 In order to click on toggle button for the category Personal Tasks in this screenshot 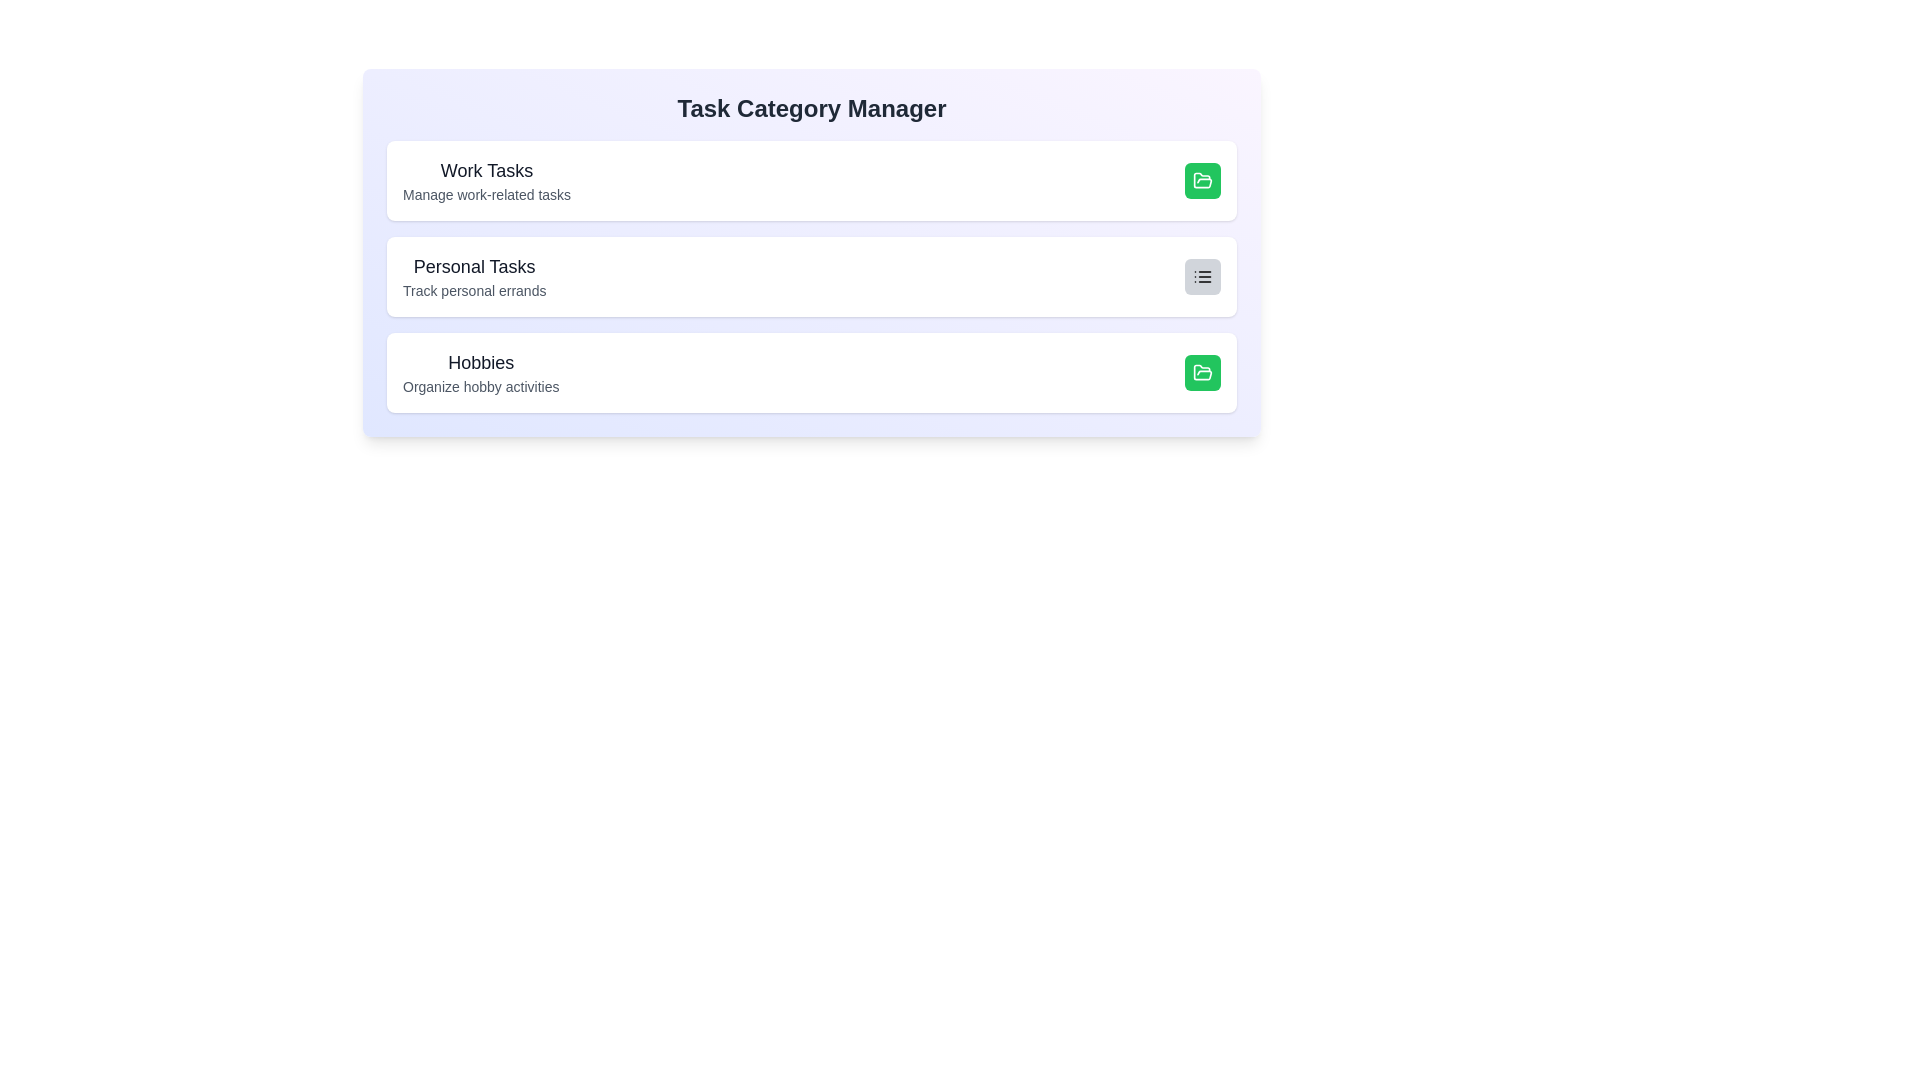, I will do `click(1202, 277)`.